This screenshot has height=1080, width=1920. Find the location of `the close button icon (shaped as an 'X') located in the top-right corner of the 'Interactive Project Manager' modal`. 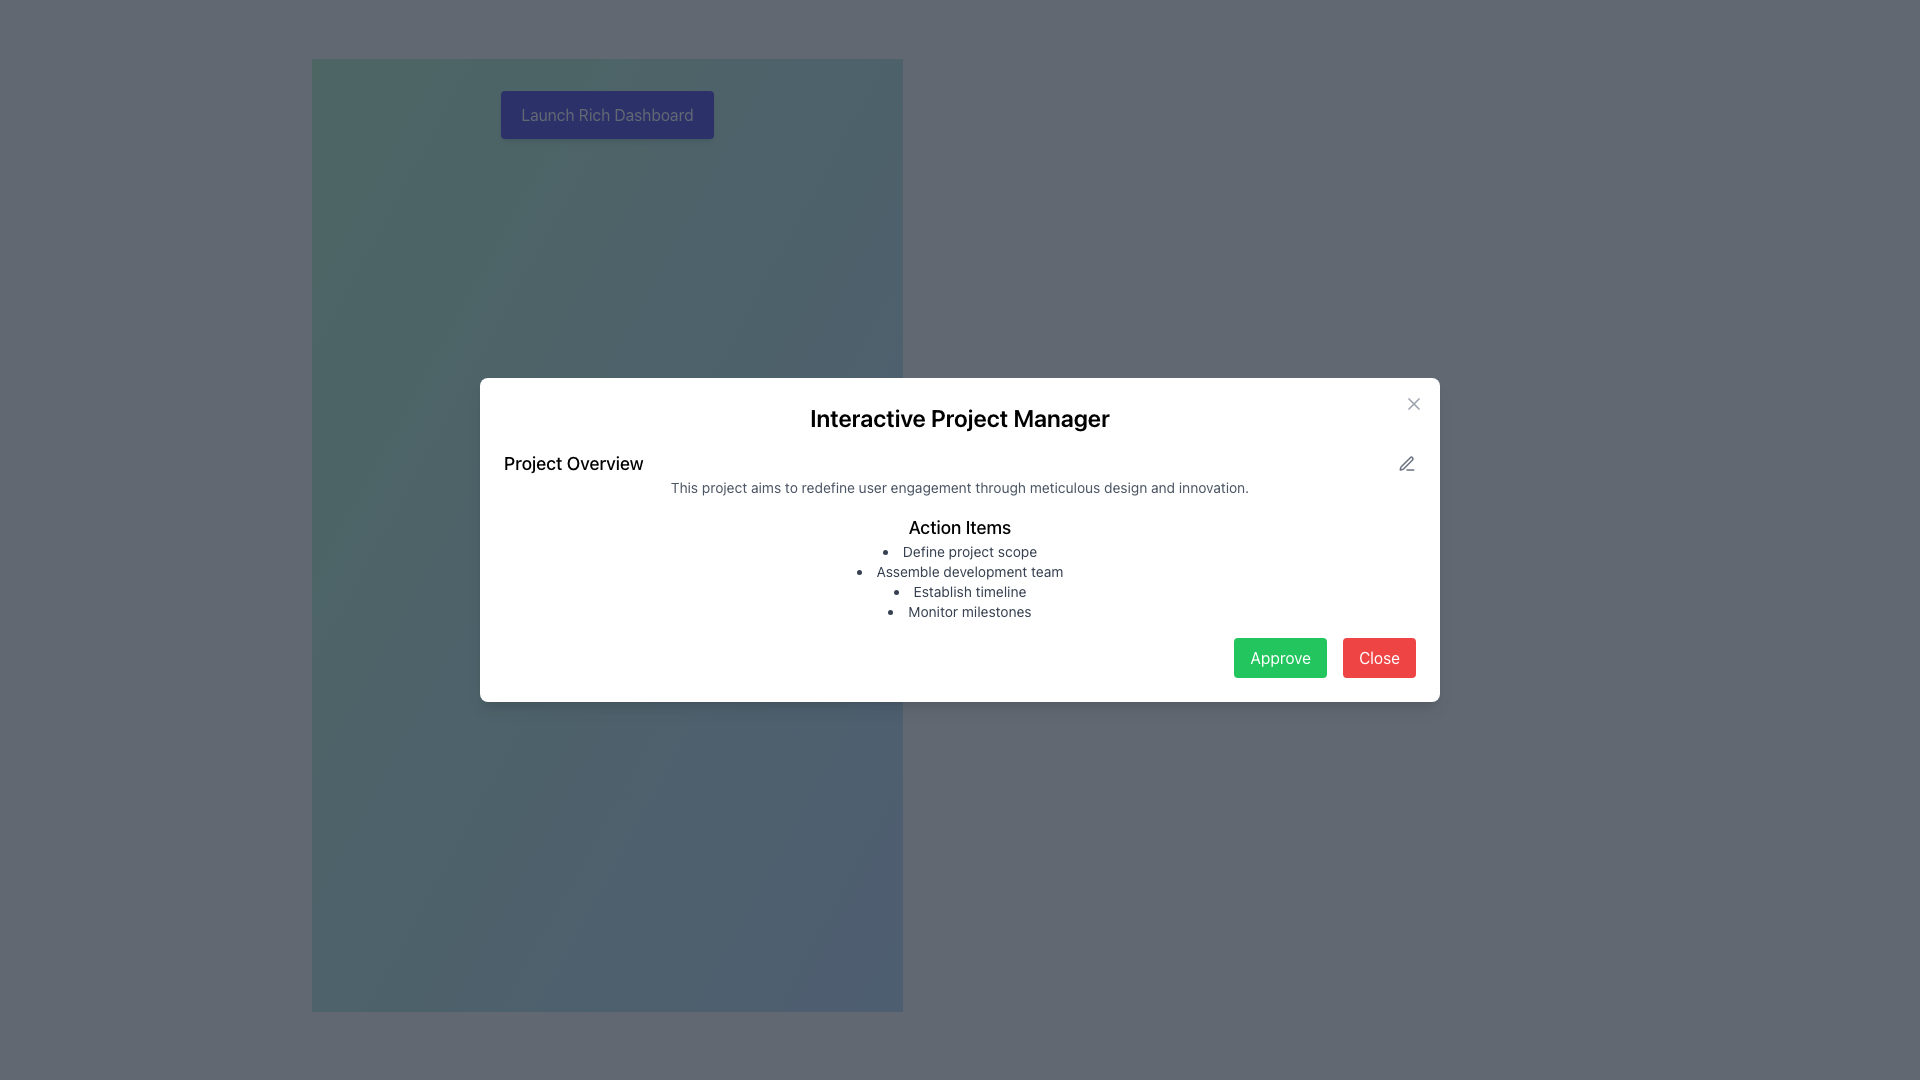

the close button icon (shaped as an 'X') located in the top-right corner of the 'Interactive Project Manager' modal is located at coordinates (1413, 404).